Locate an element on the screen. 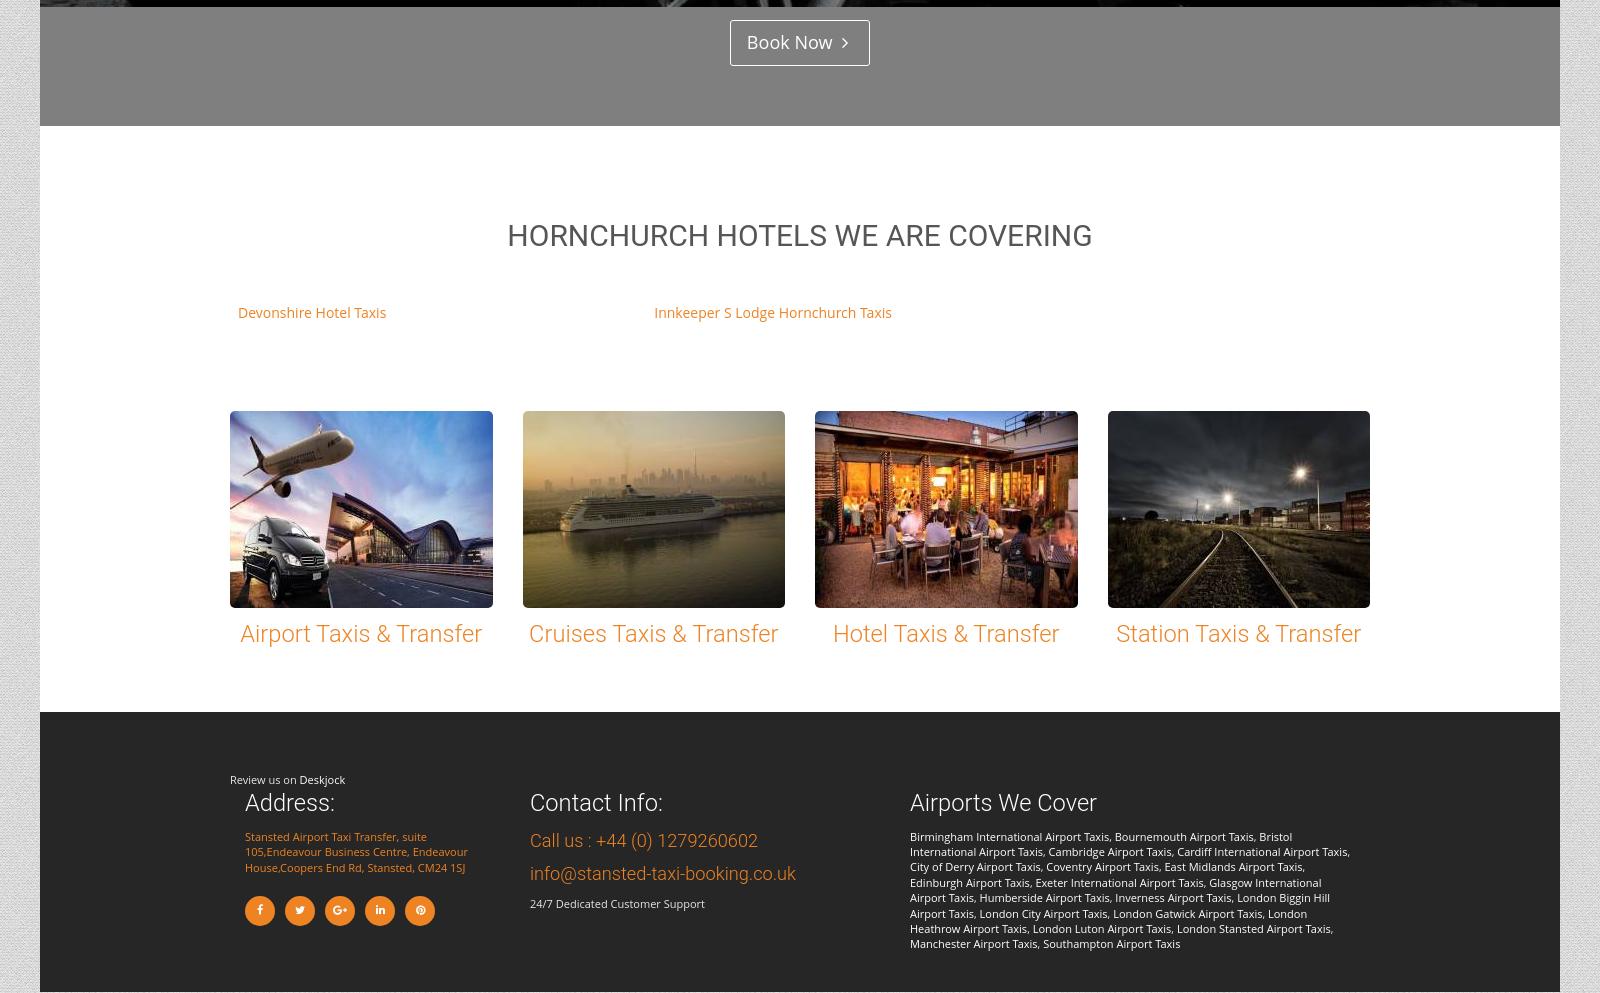 The width and height of the screenshot is (1600, 993). 'Coventry Airport Taxis' is located at coordinates (1101, 865).